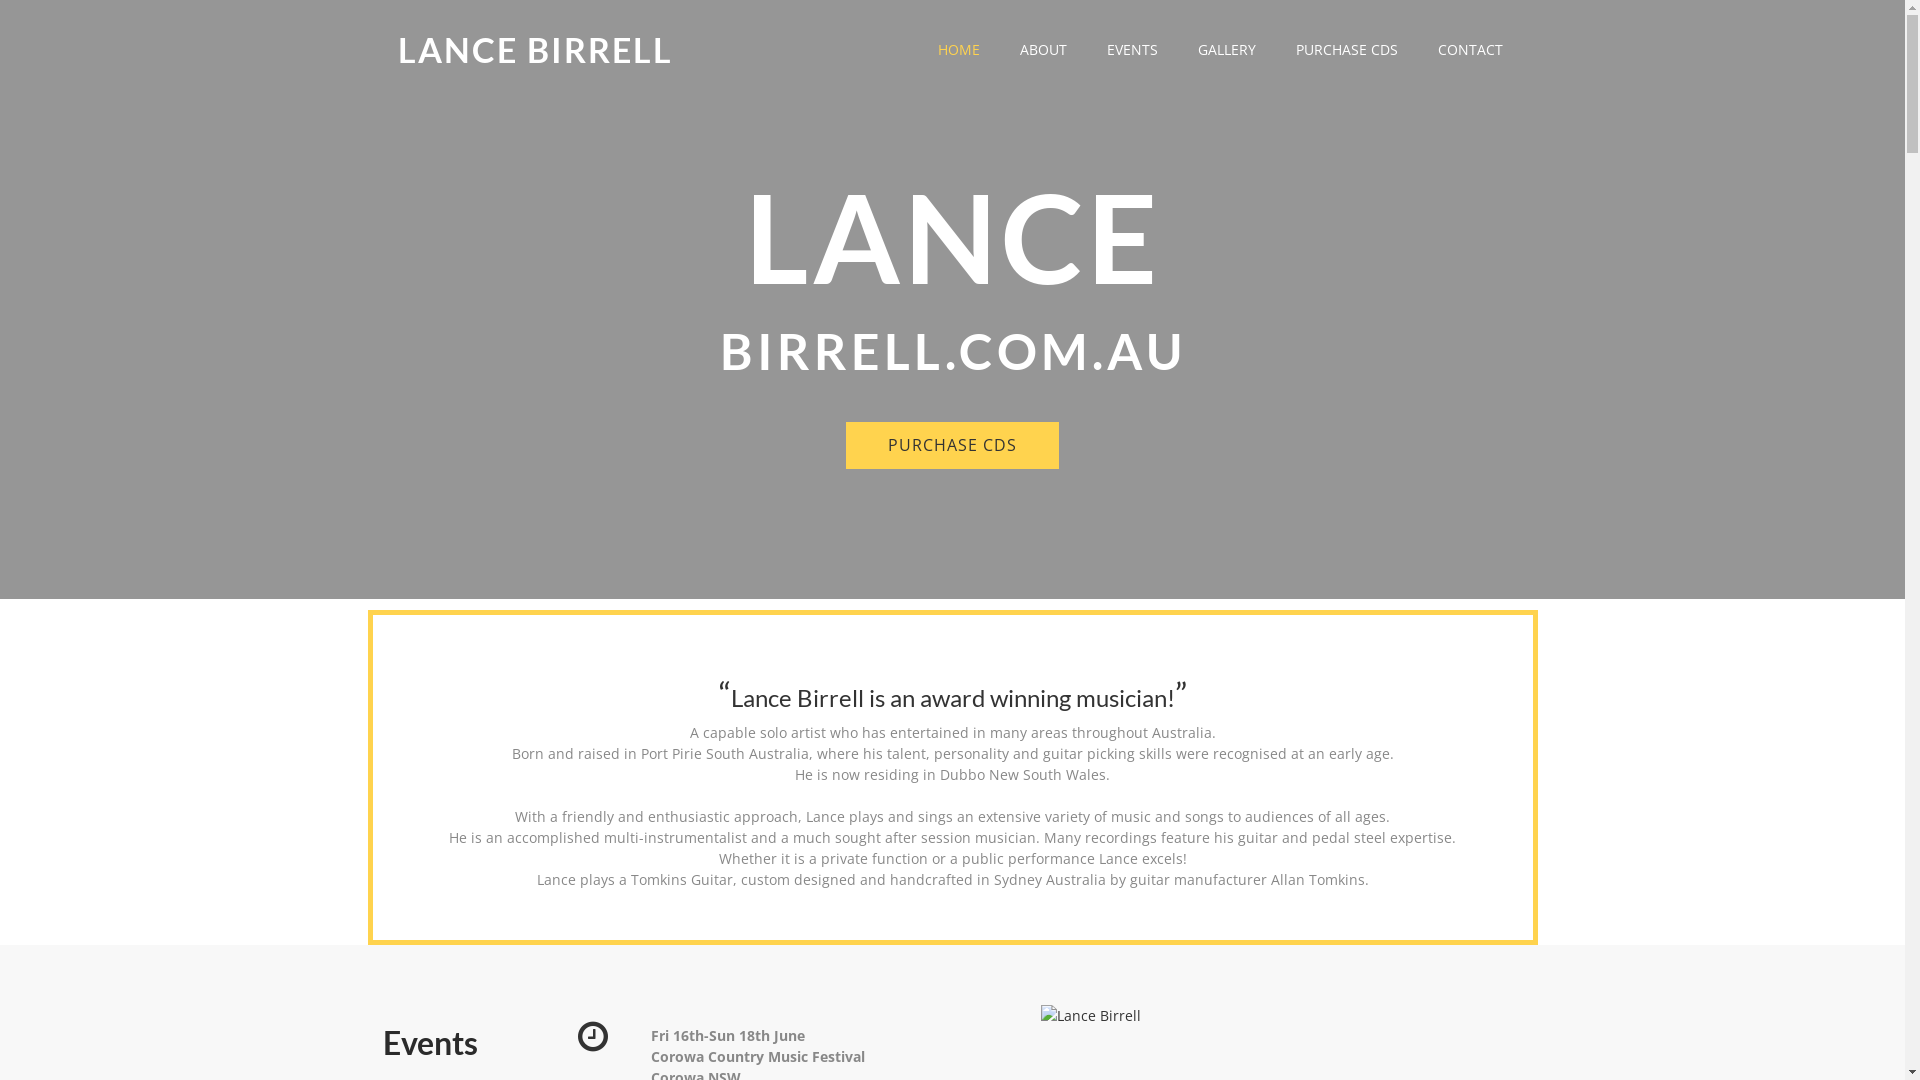 The image size is (1920, 1080). I want to click on 'ABOUT', so click(1042, 49).